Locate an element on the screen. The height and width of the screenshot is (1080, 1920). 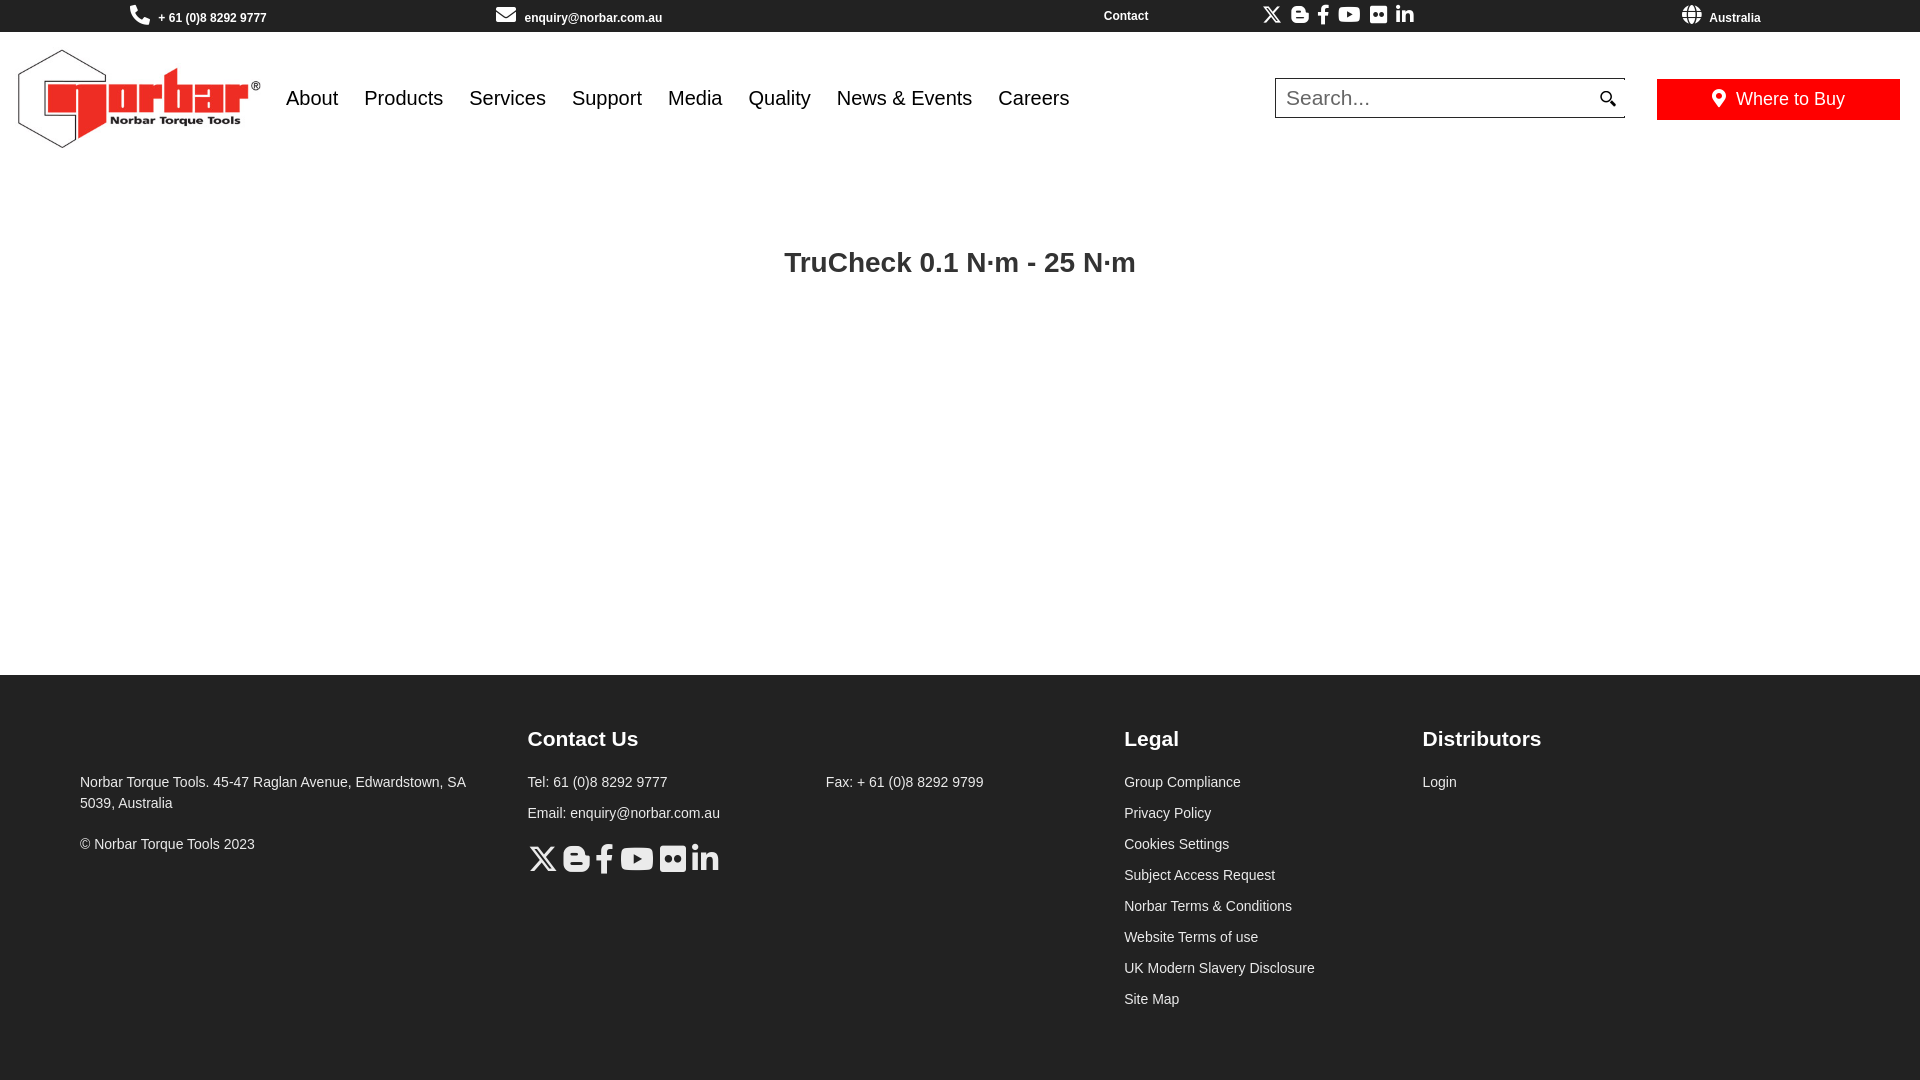
'Login' is located at coordinates (1438, 781).